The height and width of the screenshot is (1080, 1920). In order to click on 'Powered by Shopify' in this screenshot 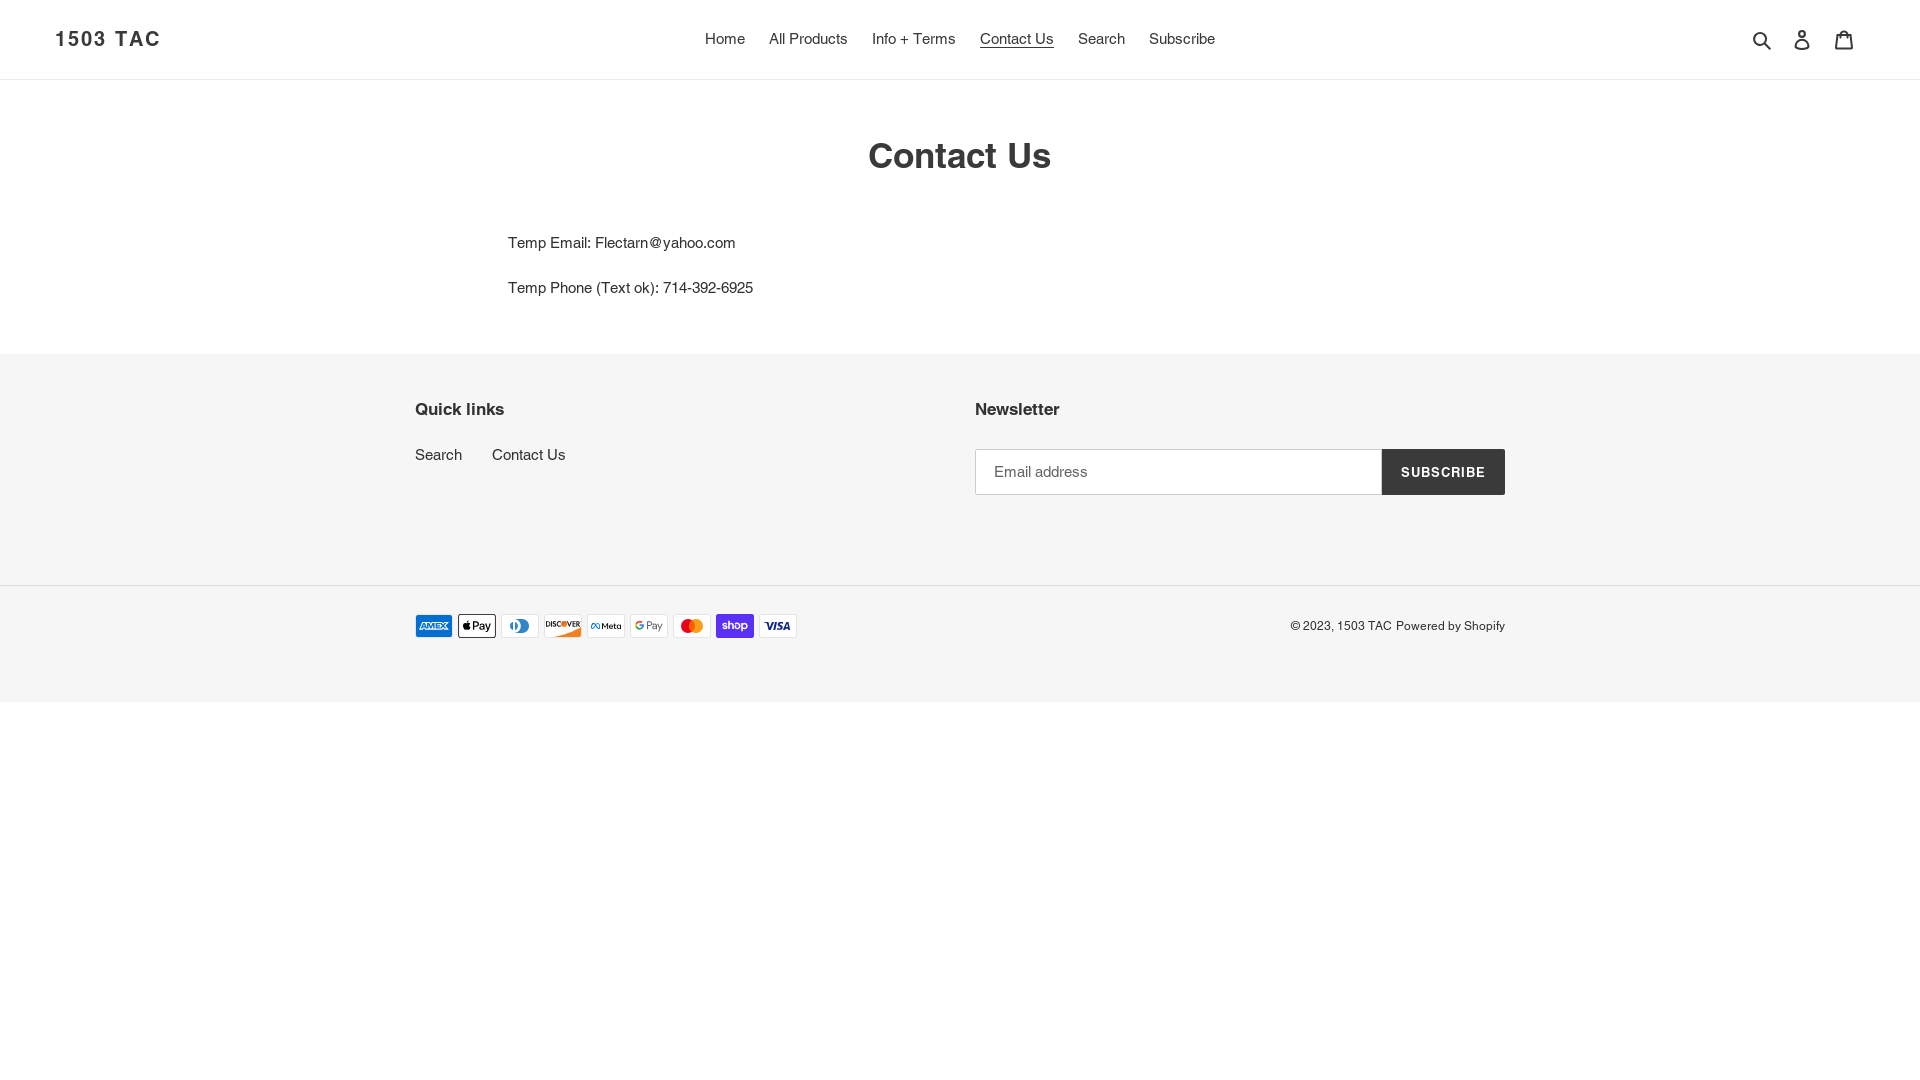, I will do `click(1450, 624)`.